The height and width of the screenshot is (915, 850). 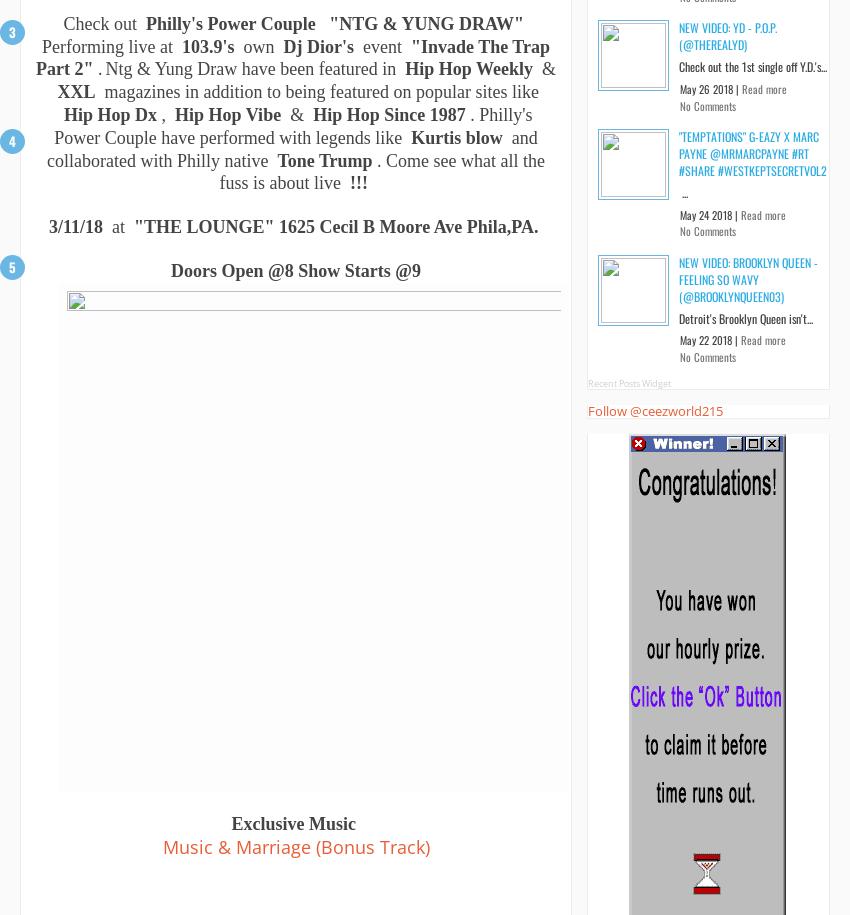 I want to click on '"Invade The Trap Part 2"', so click(x=35, y=56).